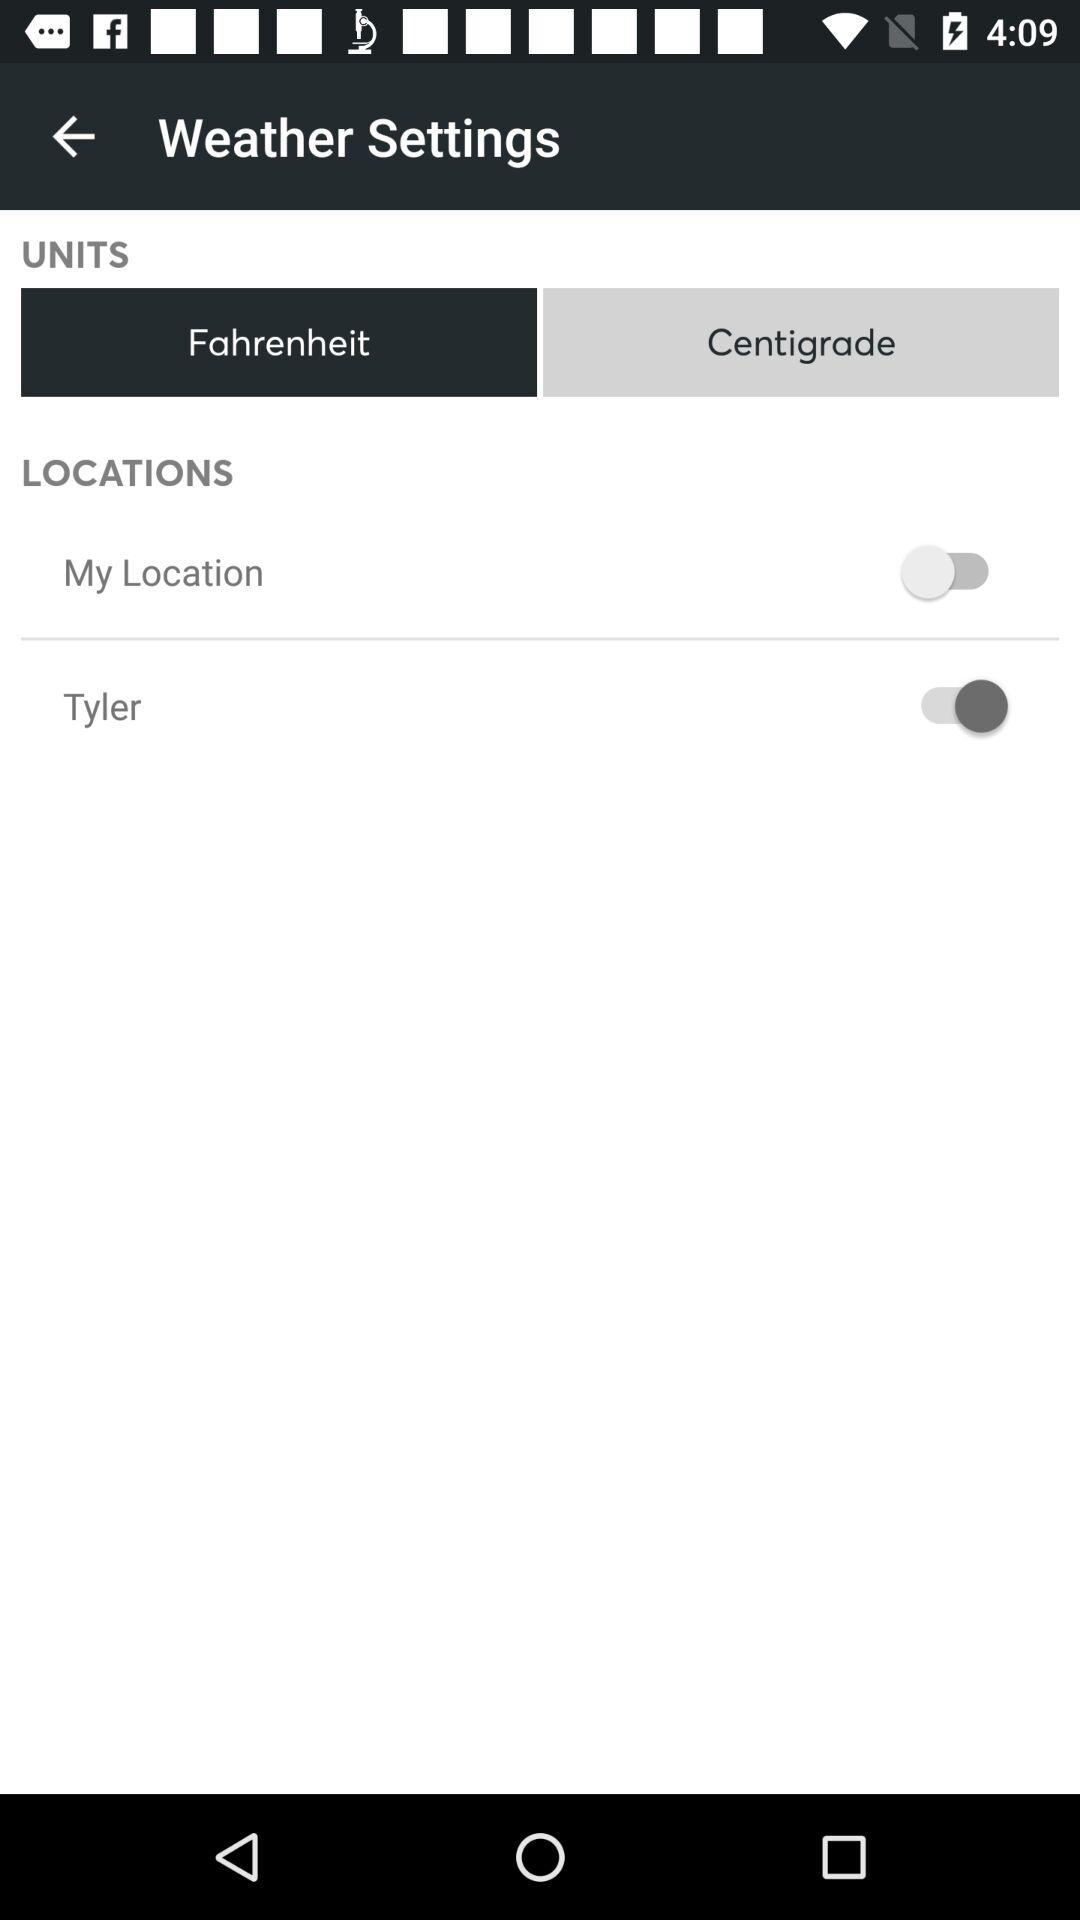  I want to click on centigrade, so click(800, 342).